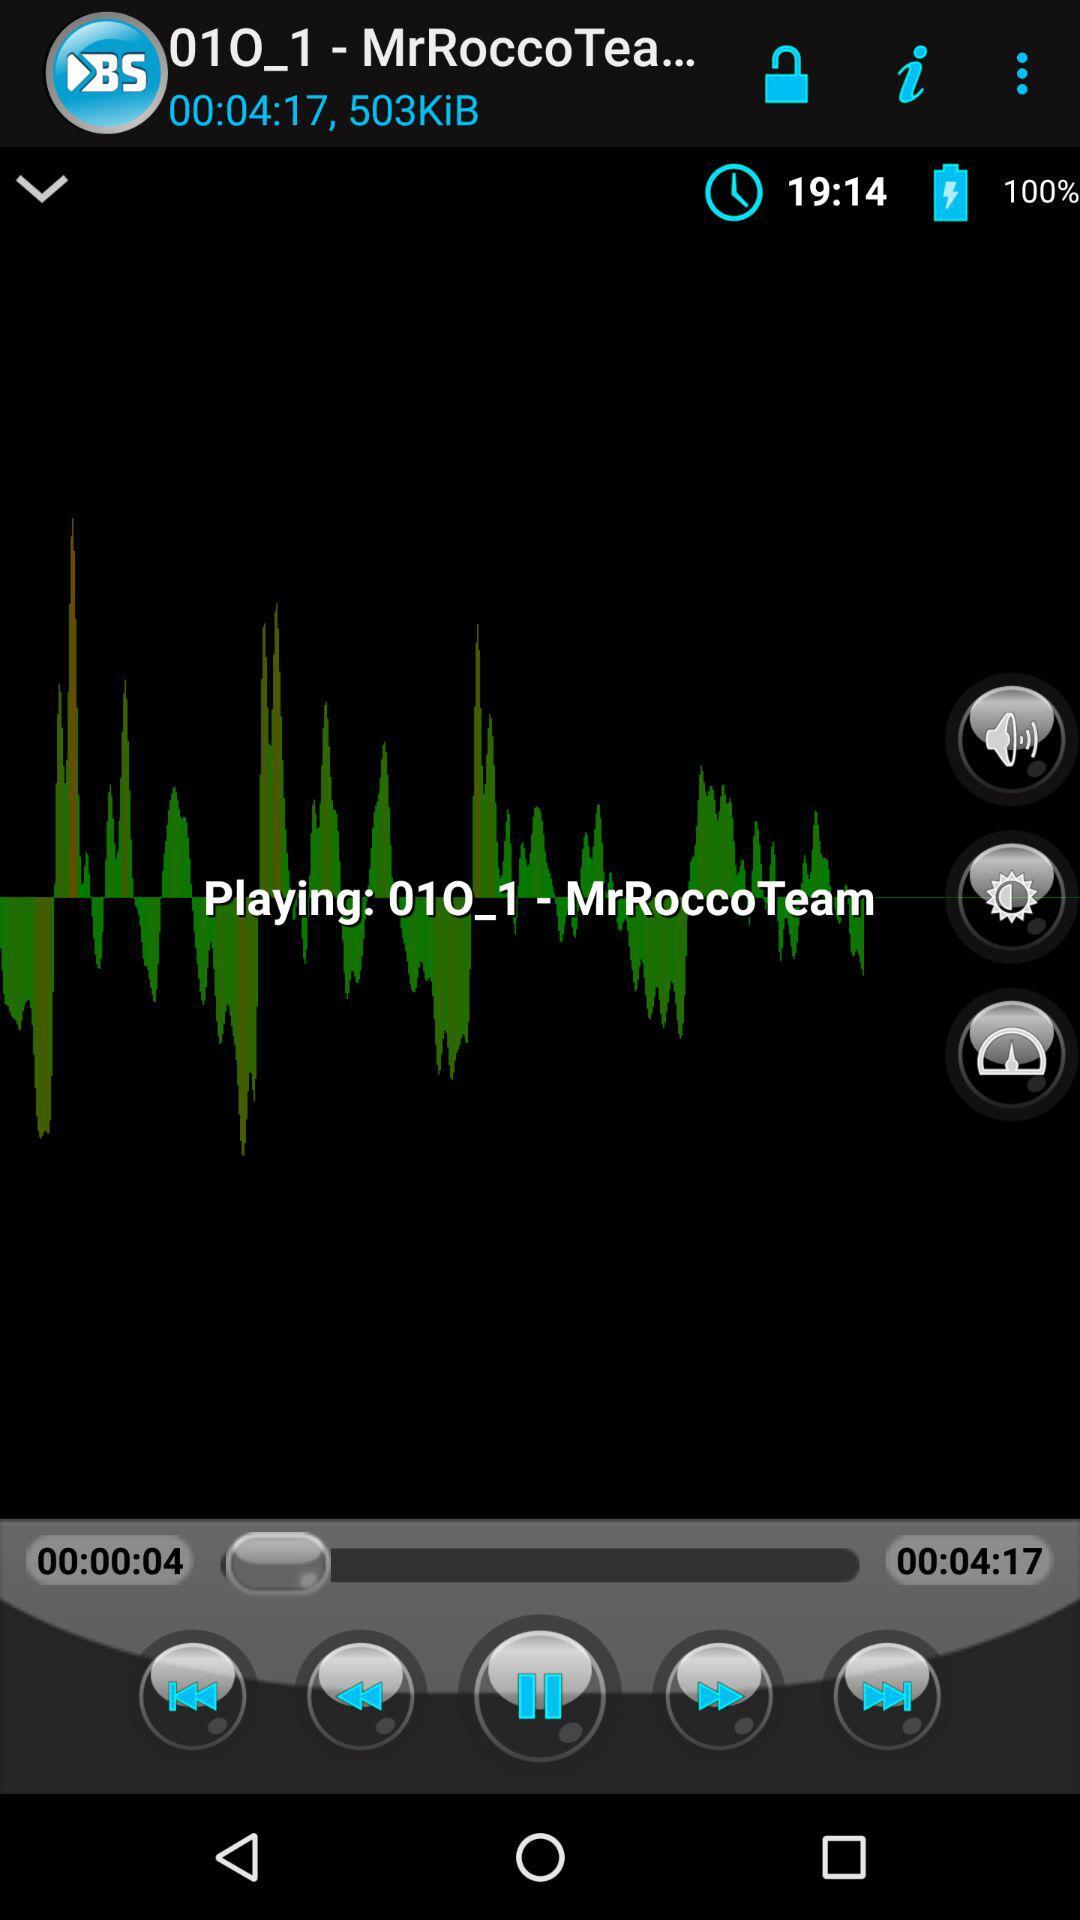  Describe the element at coordinates (192, 1695) in the screenshot. I see `forward bar` at that location.